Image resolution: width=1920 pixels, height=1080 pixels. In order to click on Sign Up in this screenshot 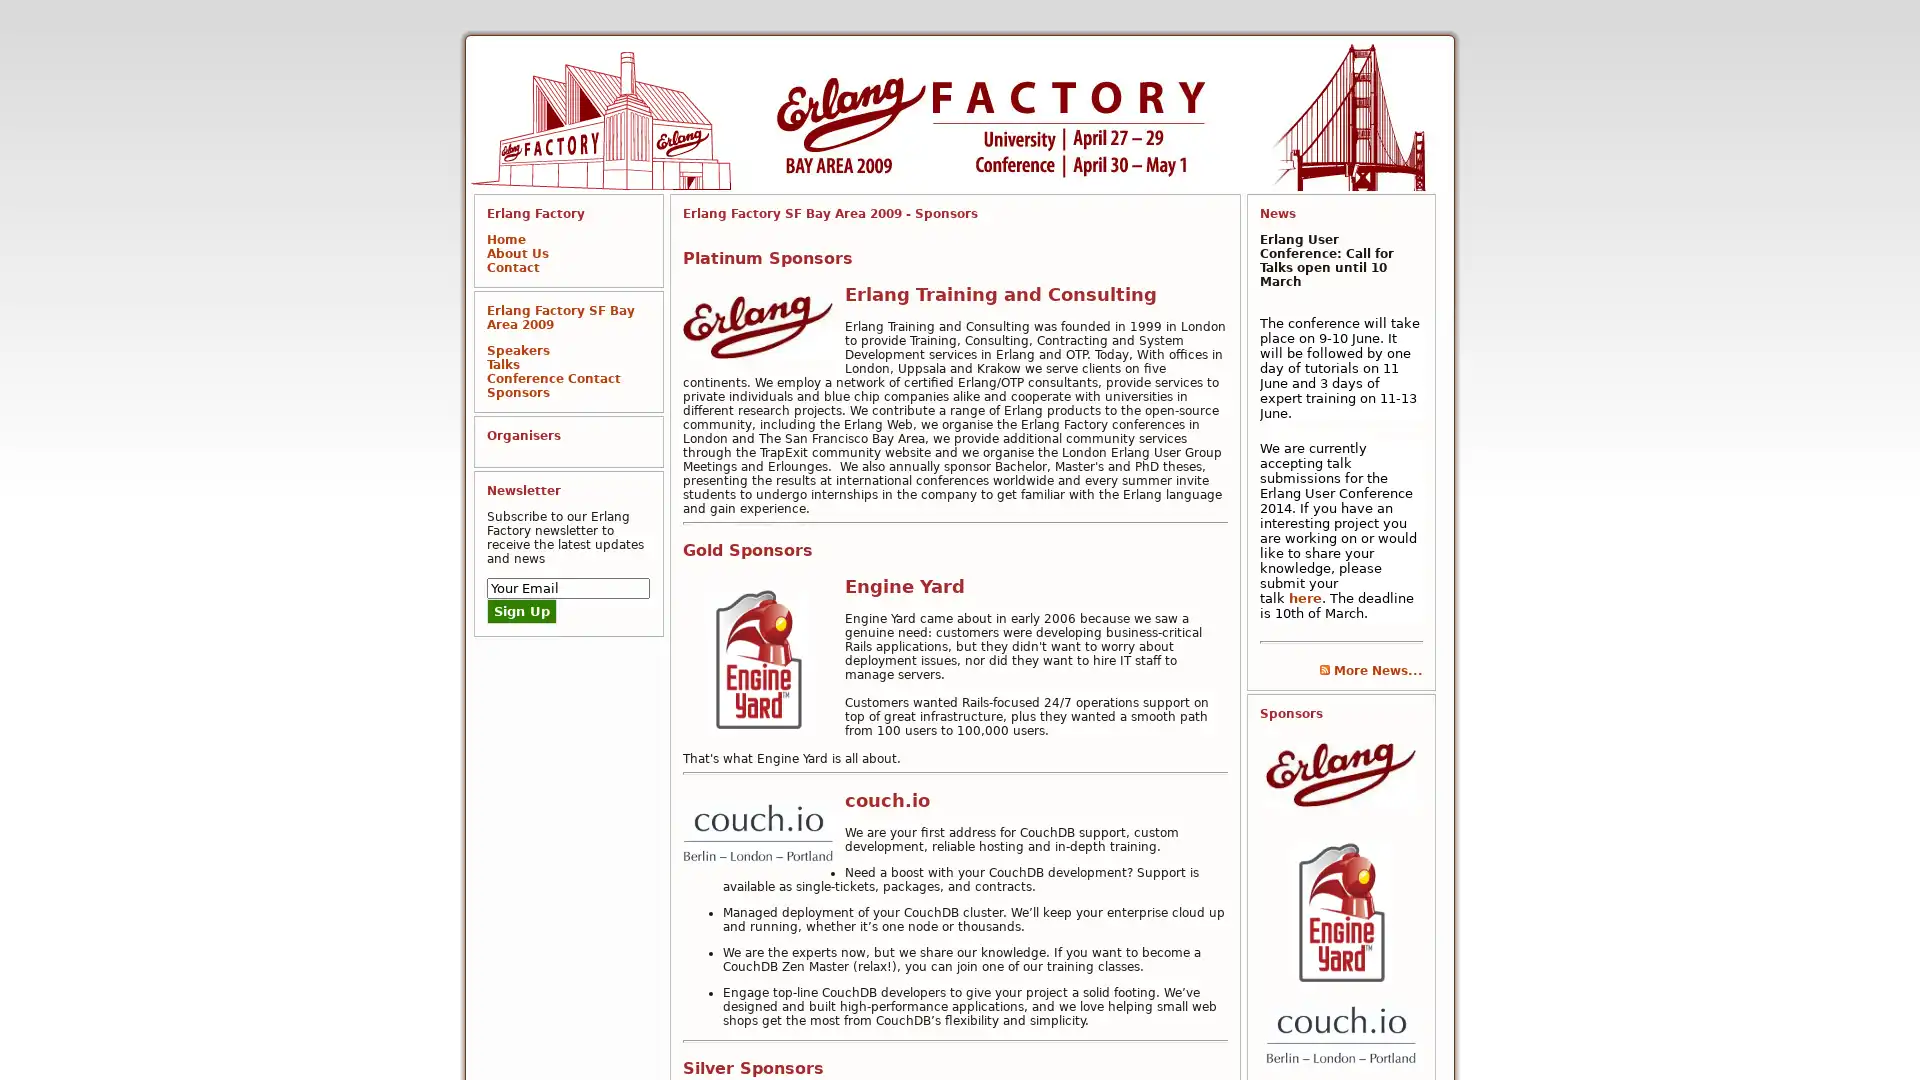, I will do `click(522, 610)`.